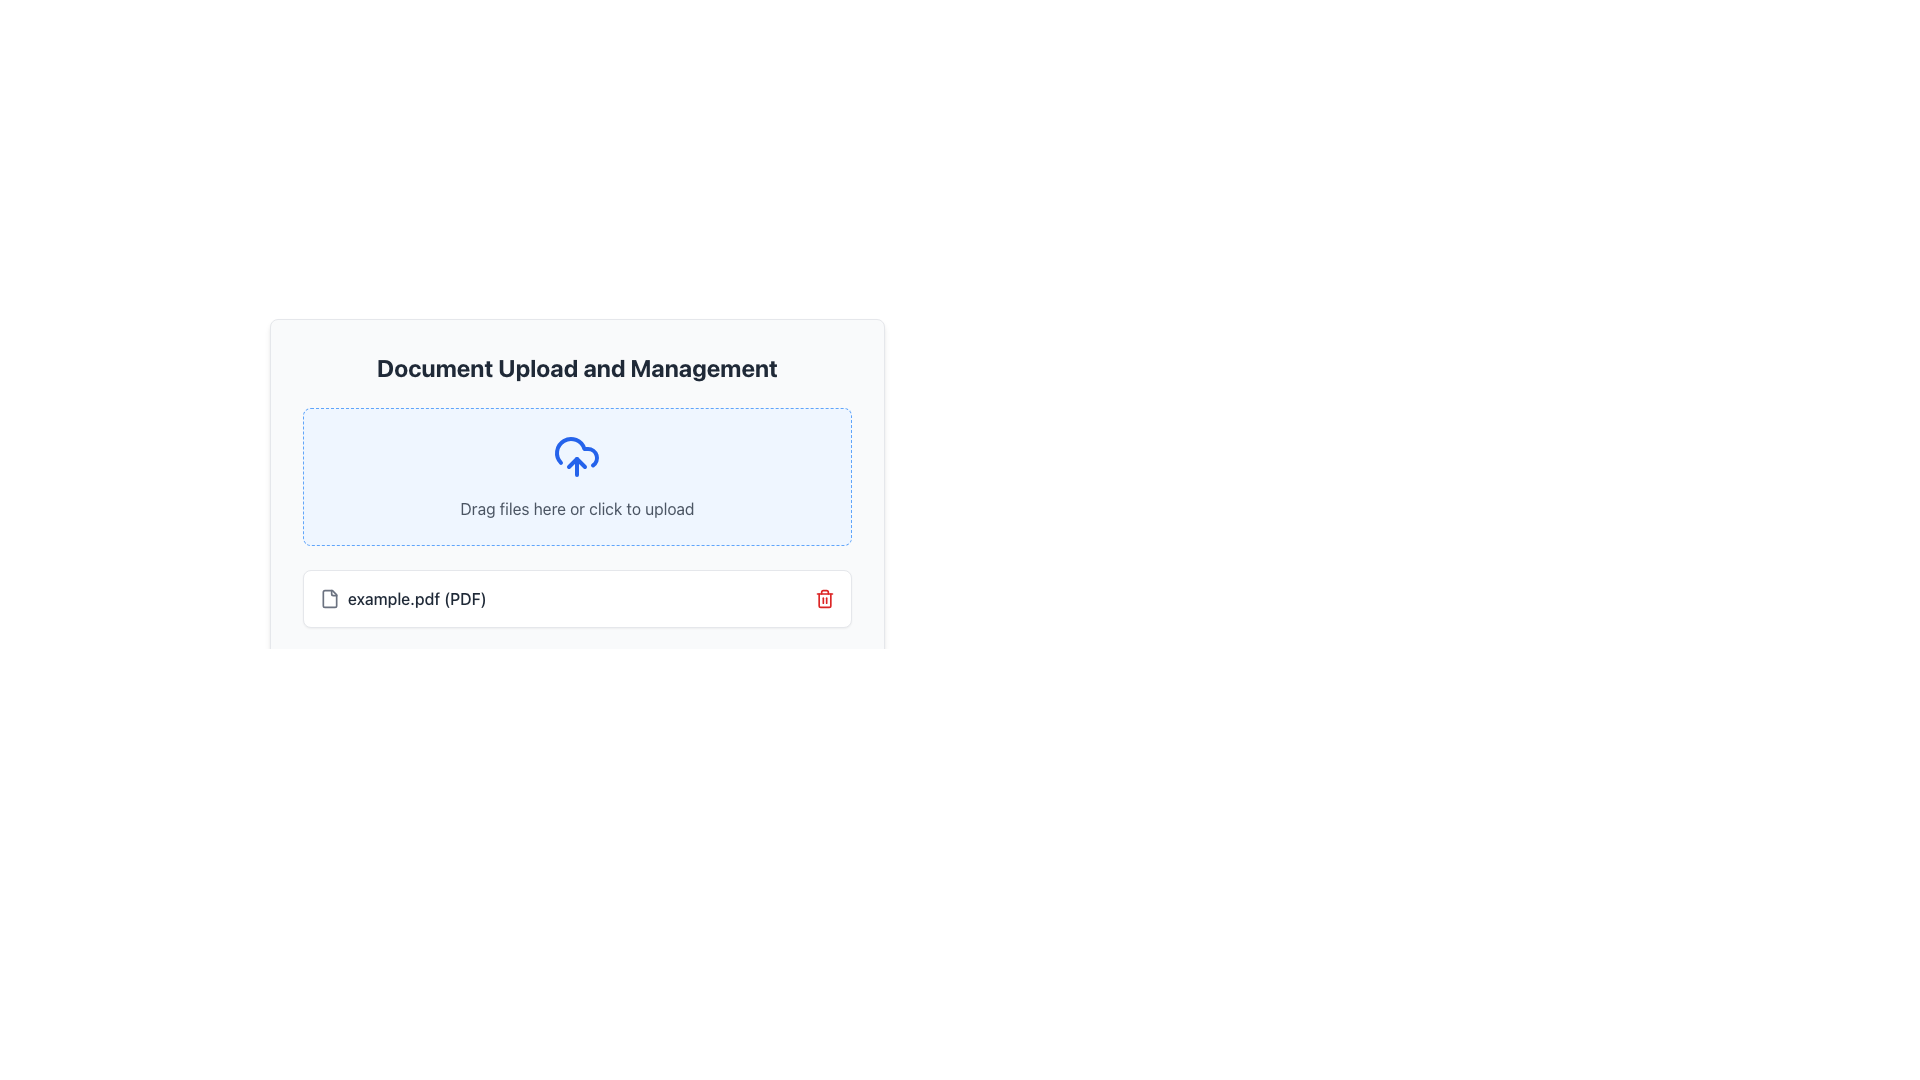  Describe the element at coordinates (402, 597) in the screenshot. I see `the text label displaying the filename 'example.pdf (PDF)' to edit it` at that location.